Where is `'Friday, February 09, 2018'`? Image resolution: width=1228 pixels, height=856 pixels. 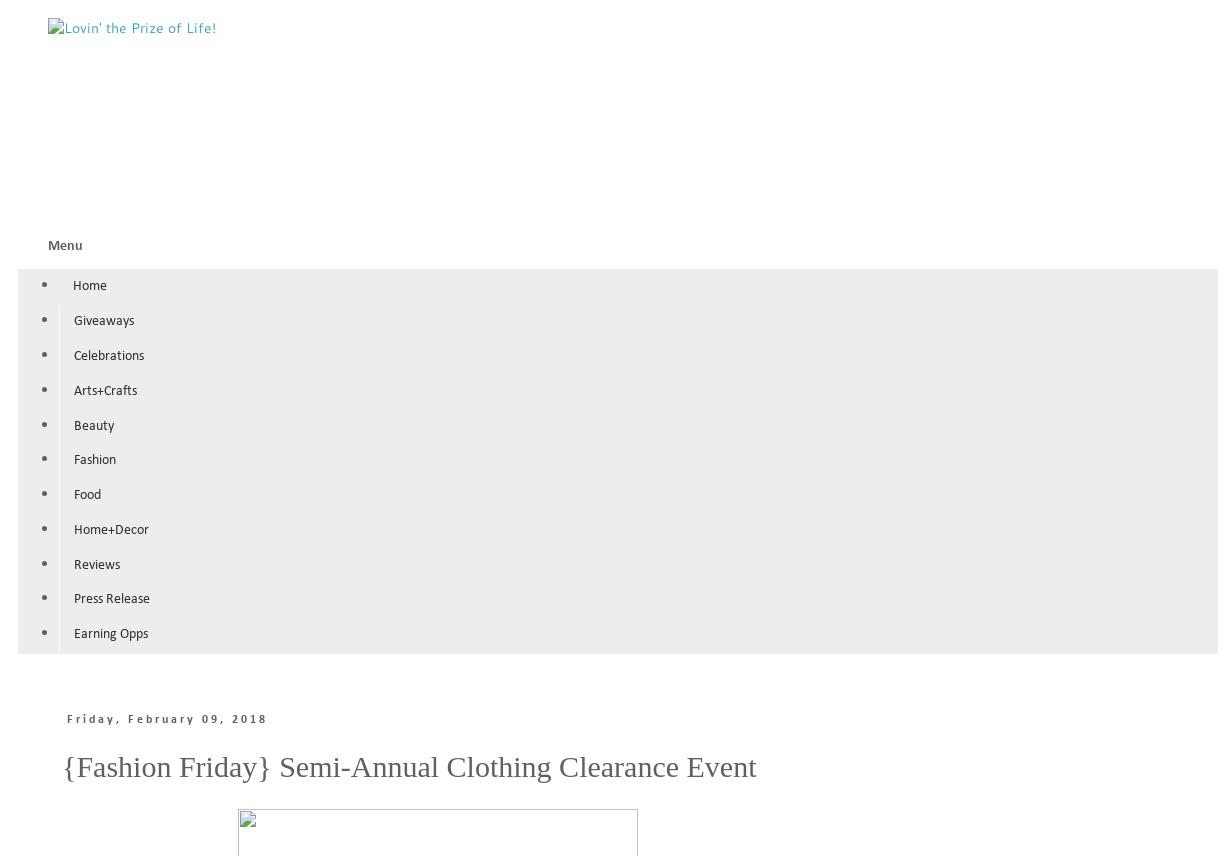
'Friday, February 09, 2018' is located at coordinates (165, 719).